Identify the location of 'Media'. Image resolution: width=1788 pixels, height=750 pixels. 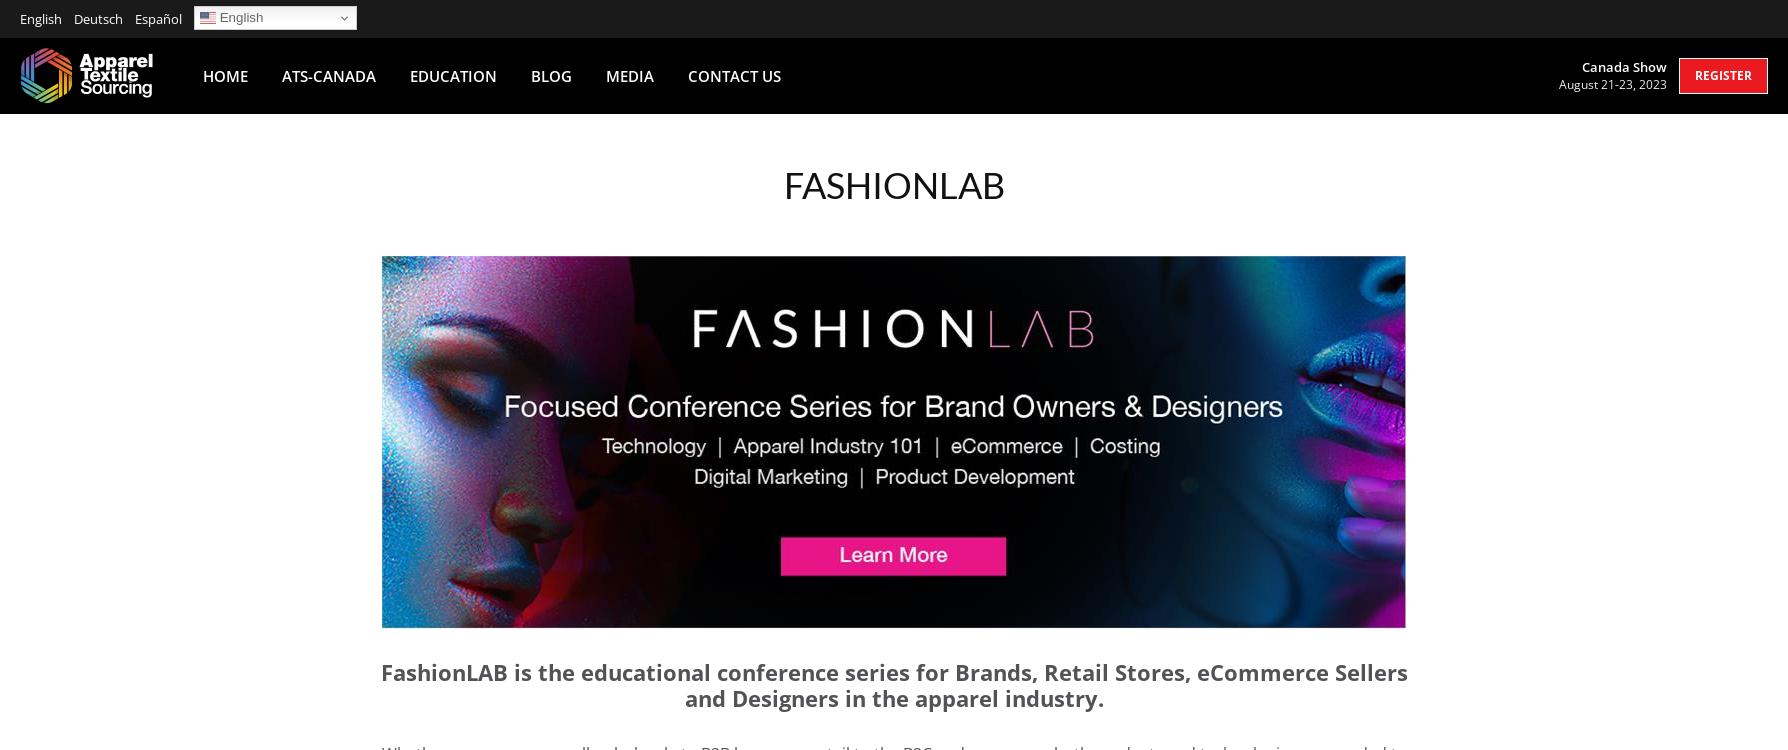
(629, 74).